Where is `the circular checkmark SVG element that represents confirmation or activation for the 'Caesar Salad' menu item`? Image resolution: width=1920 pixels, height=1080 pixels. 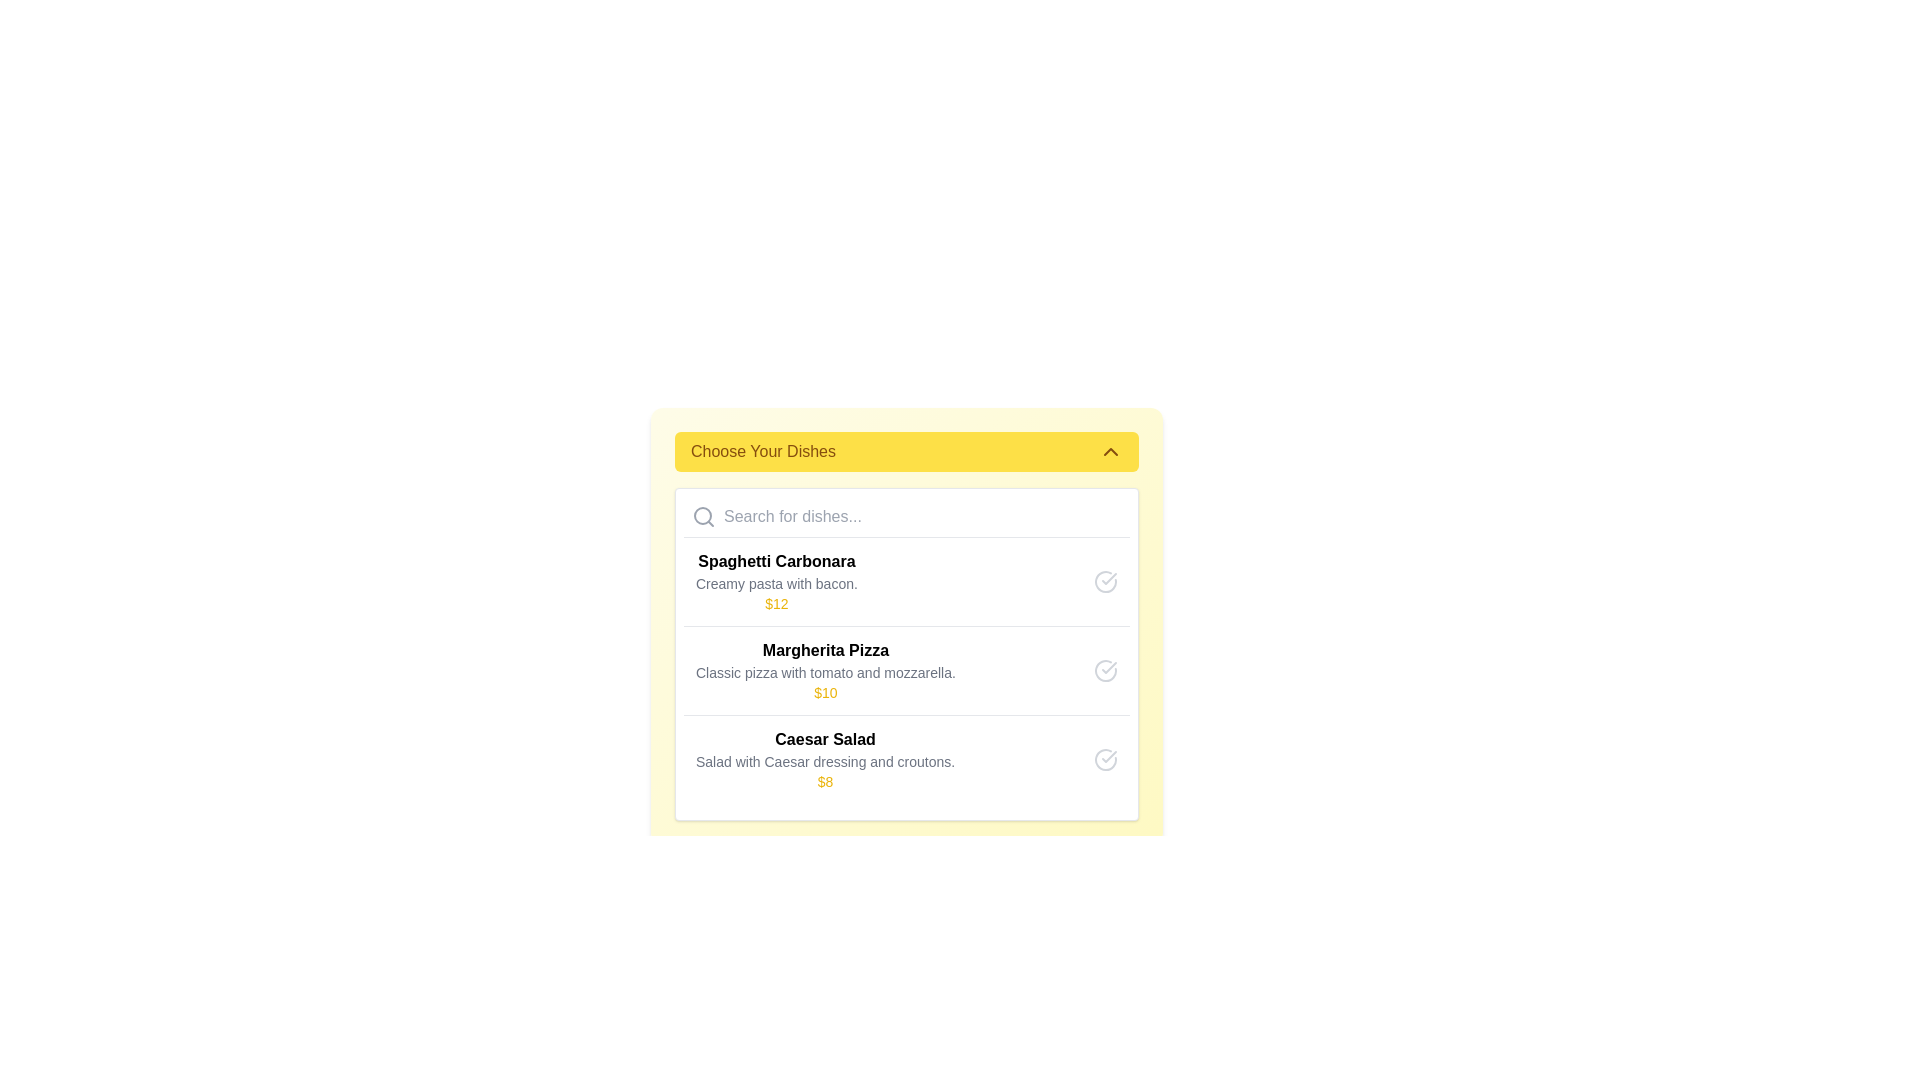
the circular checkmark SVG element that represents confirmation or activation for the 'Caesar Salad' menu item is located at coordinates (1104, 759).